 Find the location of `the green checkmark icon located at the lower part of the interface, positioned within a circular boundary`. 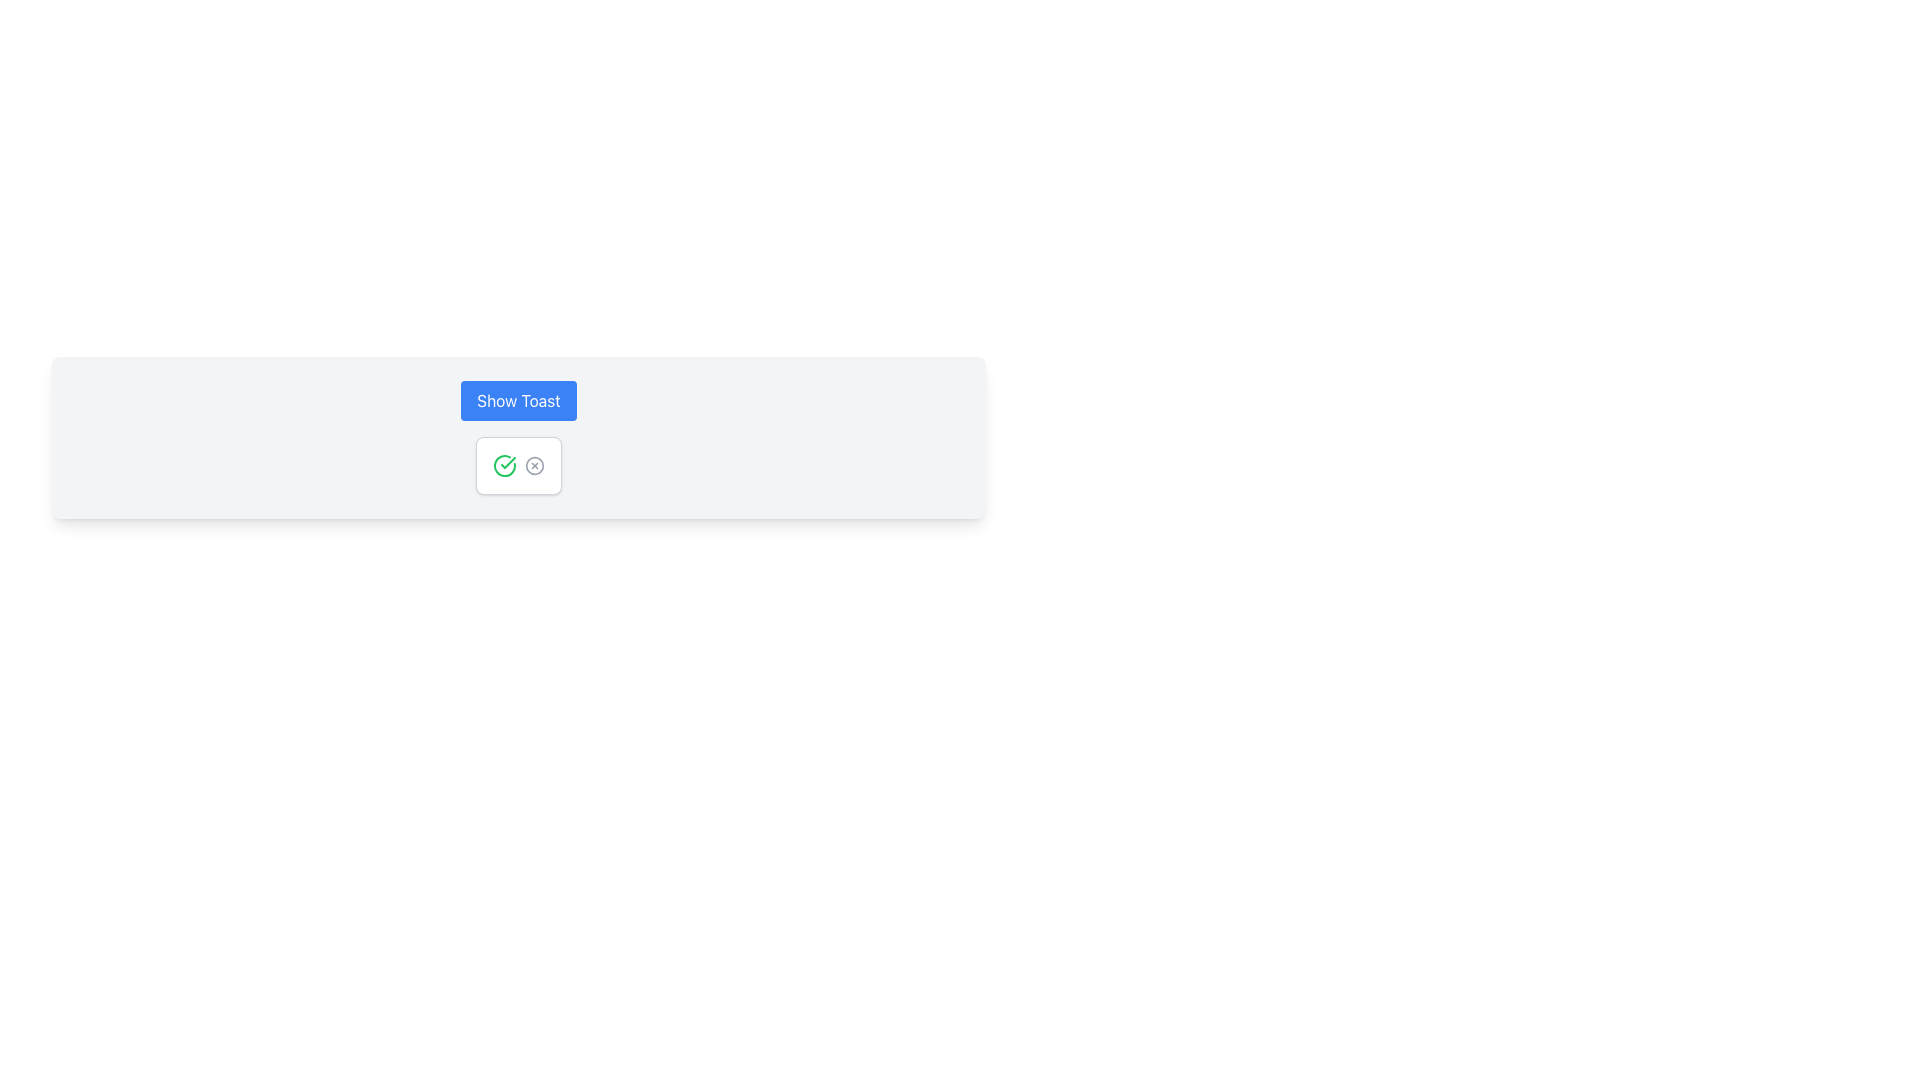

the green checkmark icon located at the lower part of the interface, positioned within a circular boundary is located at coordinates (508, 462).